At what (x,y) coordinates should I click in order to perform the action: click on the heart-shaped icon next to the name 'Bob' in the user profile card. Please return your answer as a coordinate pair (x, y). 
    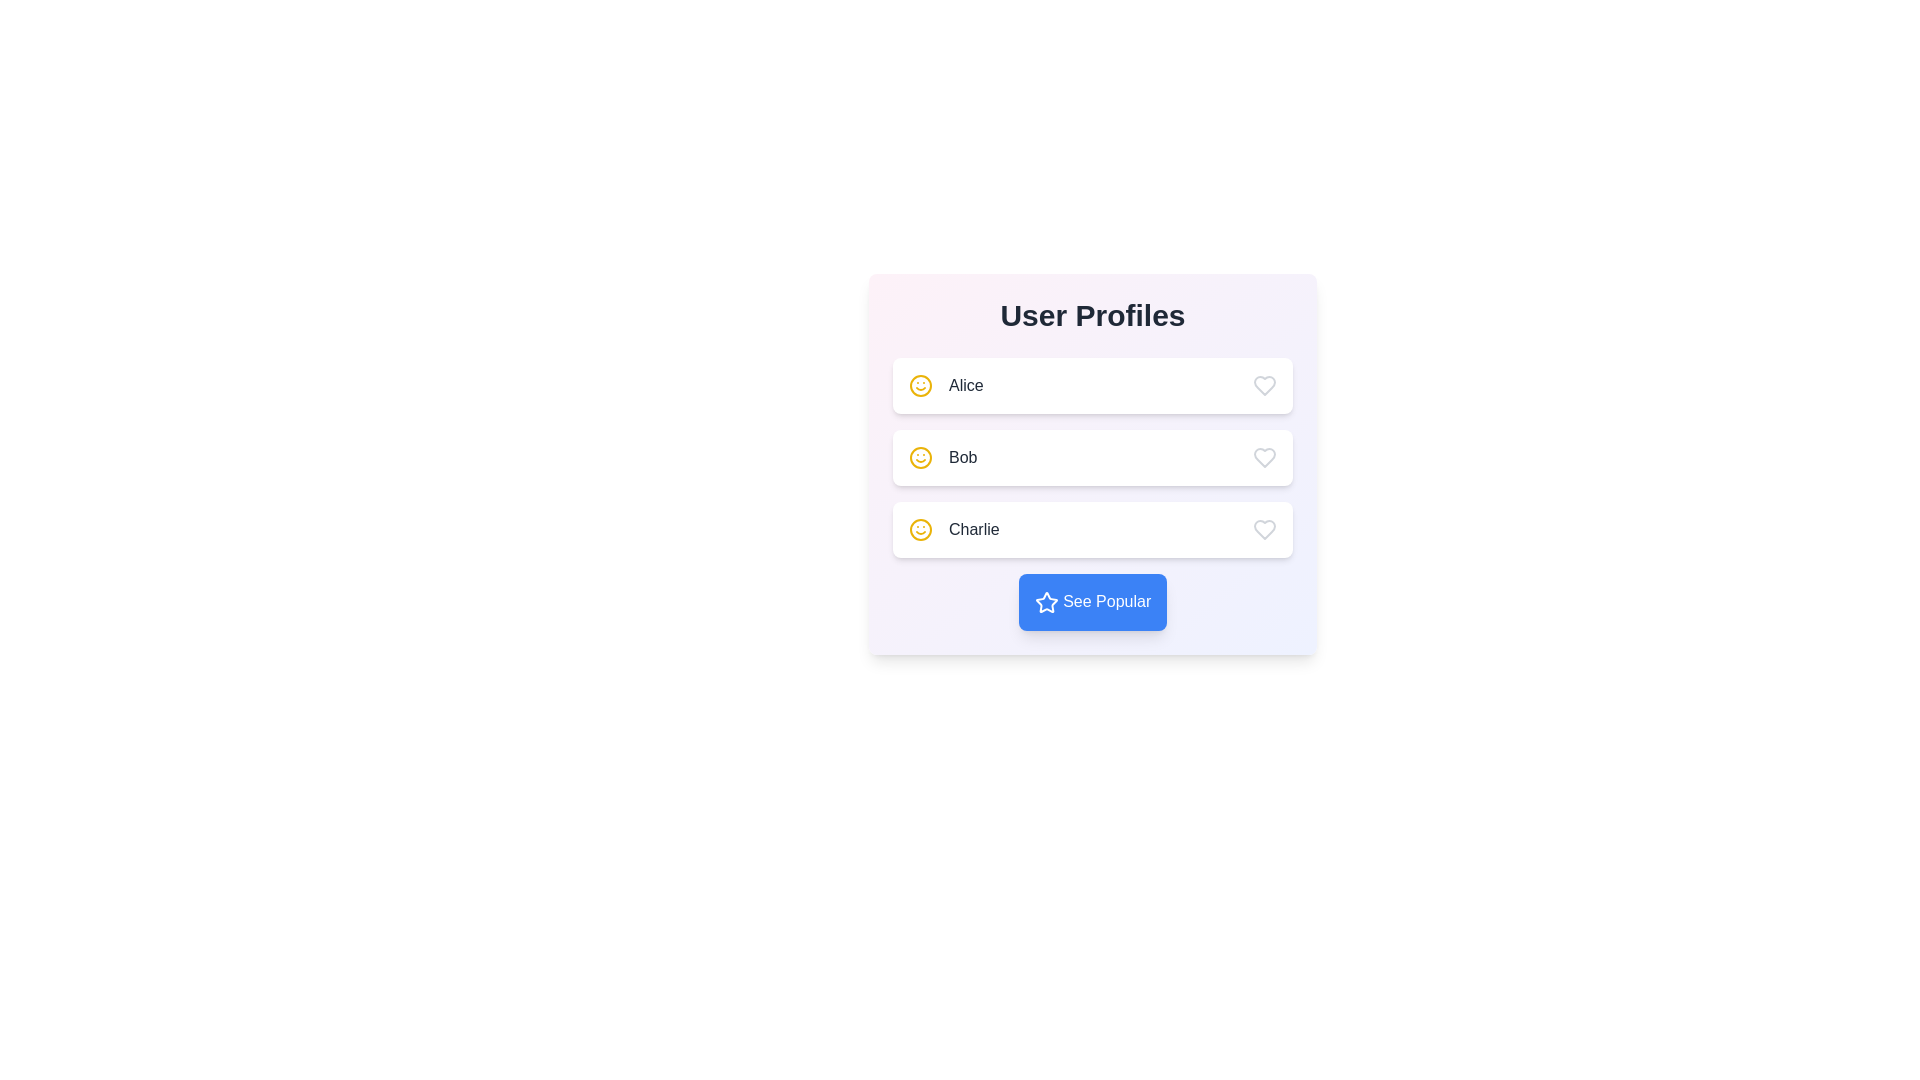
    Looking at the image, I should click on (1264, 458).